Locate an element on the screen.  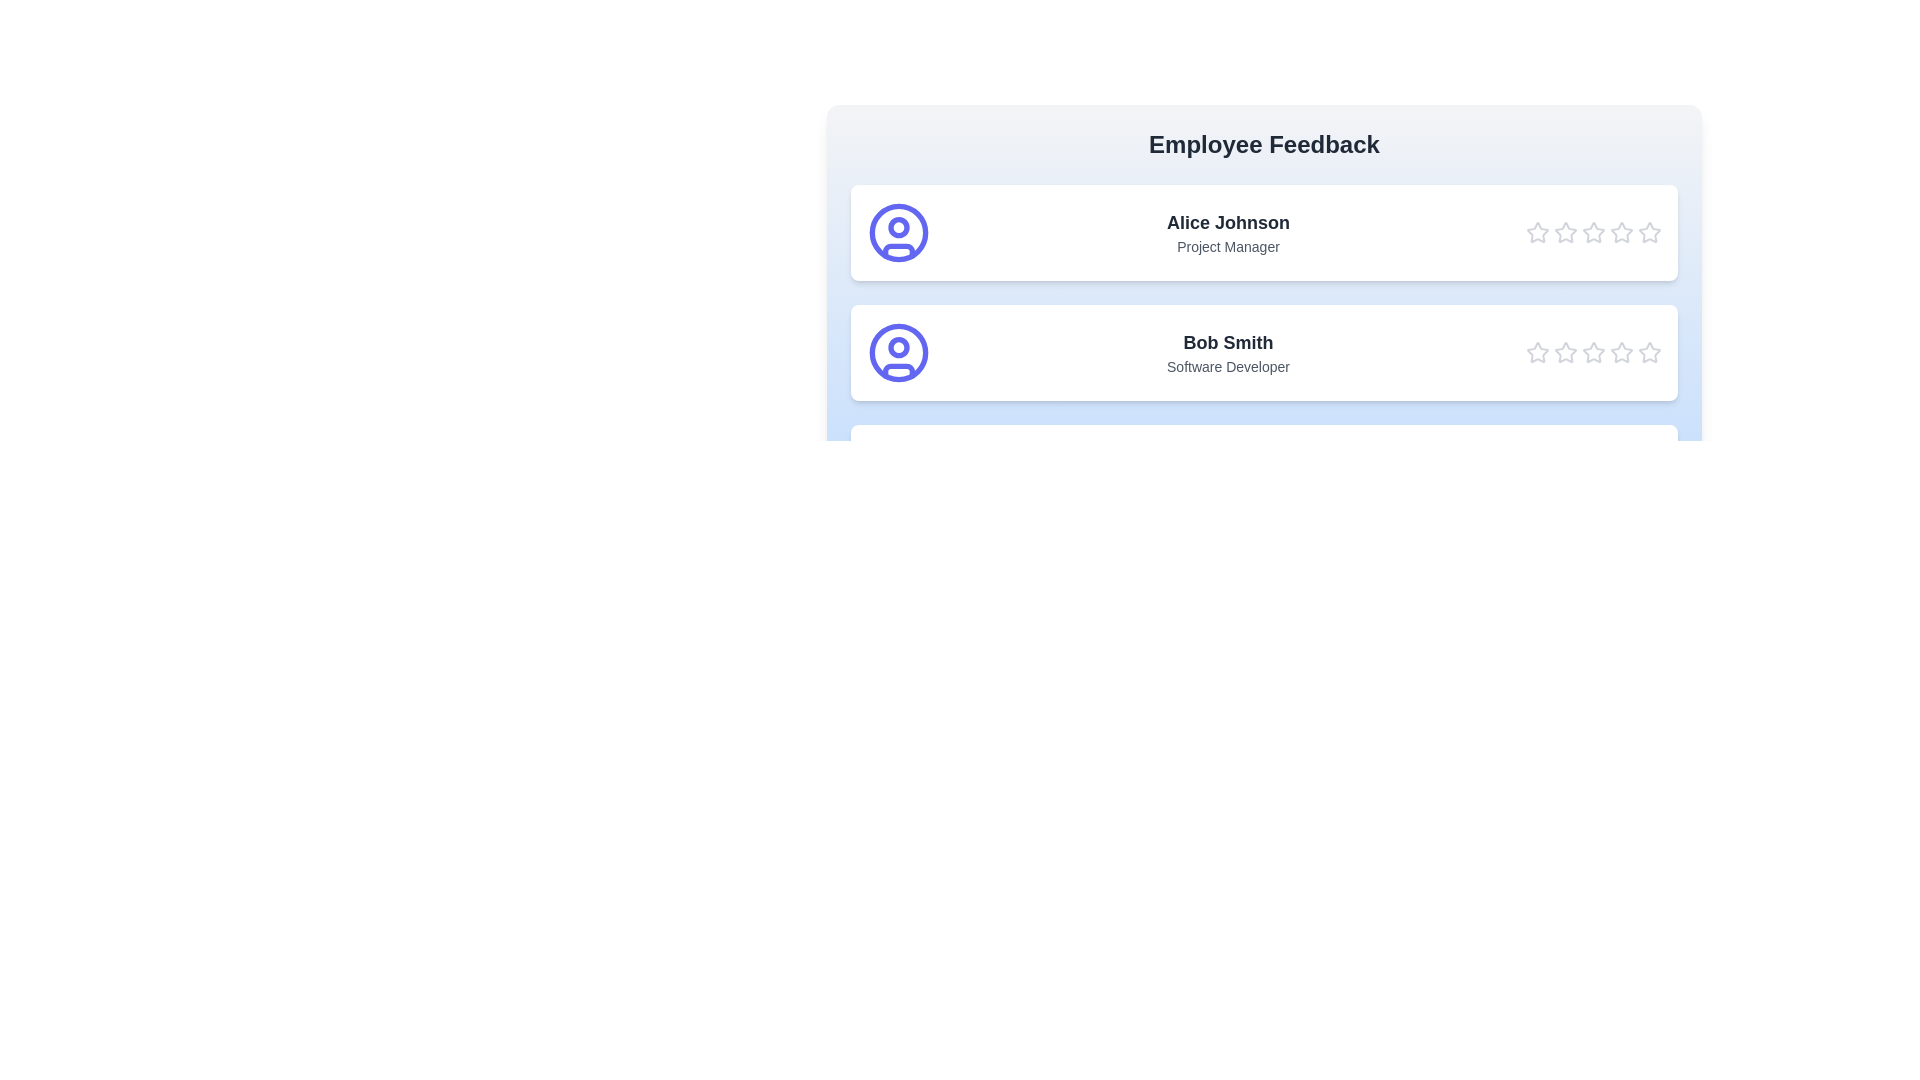
the star corresponding to 1 stars for the employee Alice Johnson is located at coordinates (1536, 231).